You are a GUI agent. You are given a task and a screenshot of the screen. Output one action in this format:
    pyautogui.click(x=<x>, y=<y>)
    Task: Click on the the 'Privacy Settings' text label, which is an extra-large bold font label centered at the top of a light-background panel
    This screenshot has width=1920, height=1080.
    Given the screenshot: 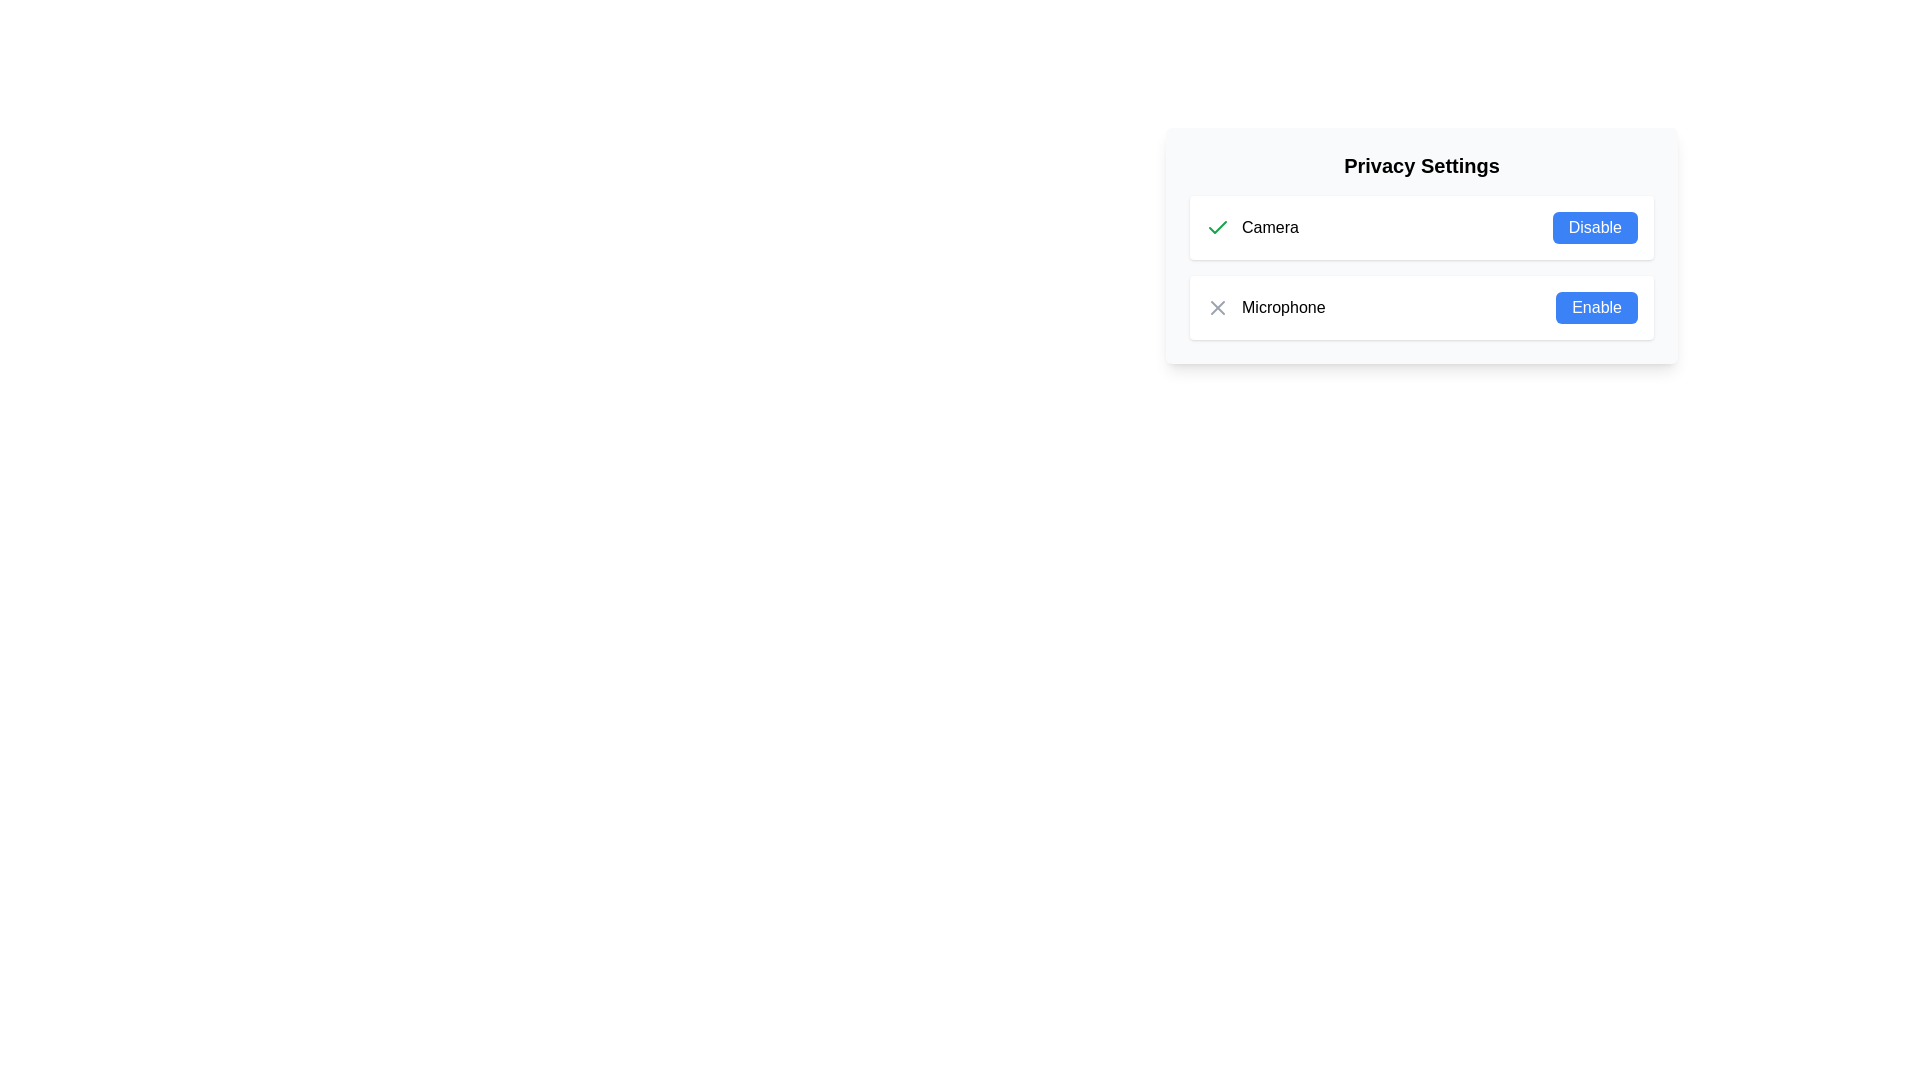 What is the action you would take?
    pyautogui.click(x=1420, y=164)
    